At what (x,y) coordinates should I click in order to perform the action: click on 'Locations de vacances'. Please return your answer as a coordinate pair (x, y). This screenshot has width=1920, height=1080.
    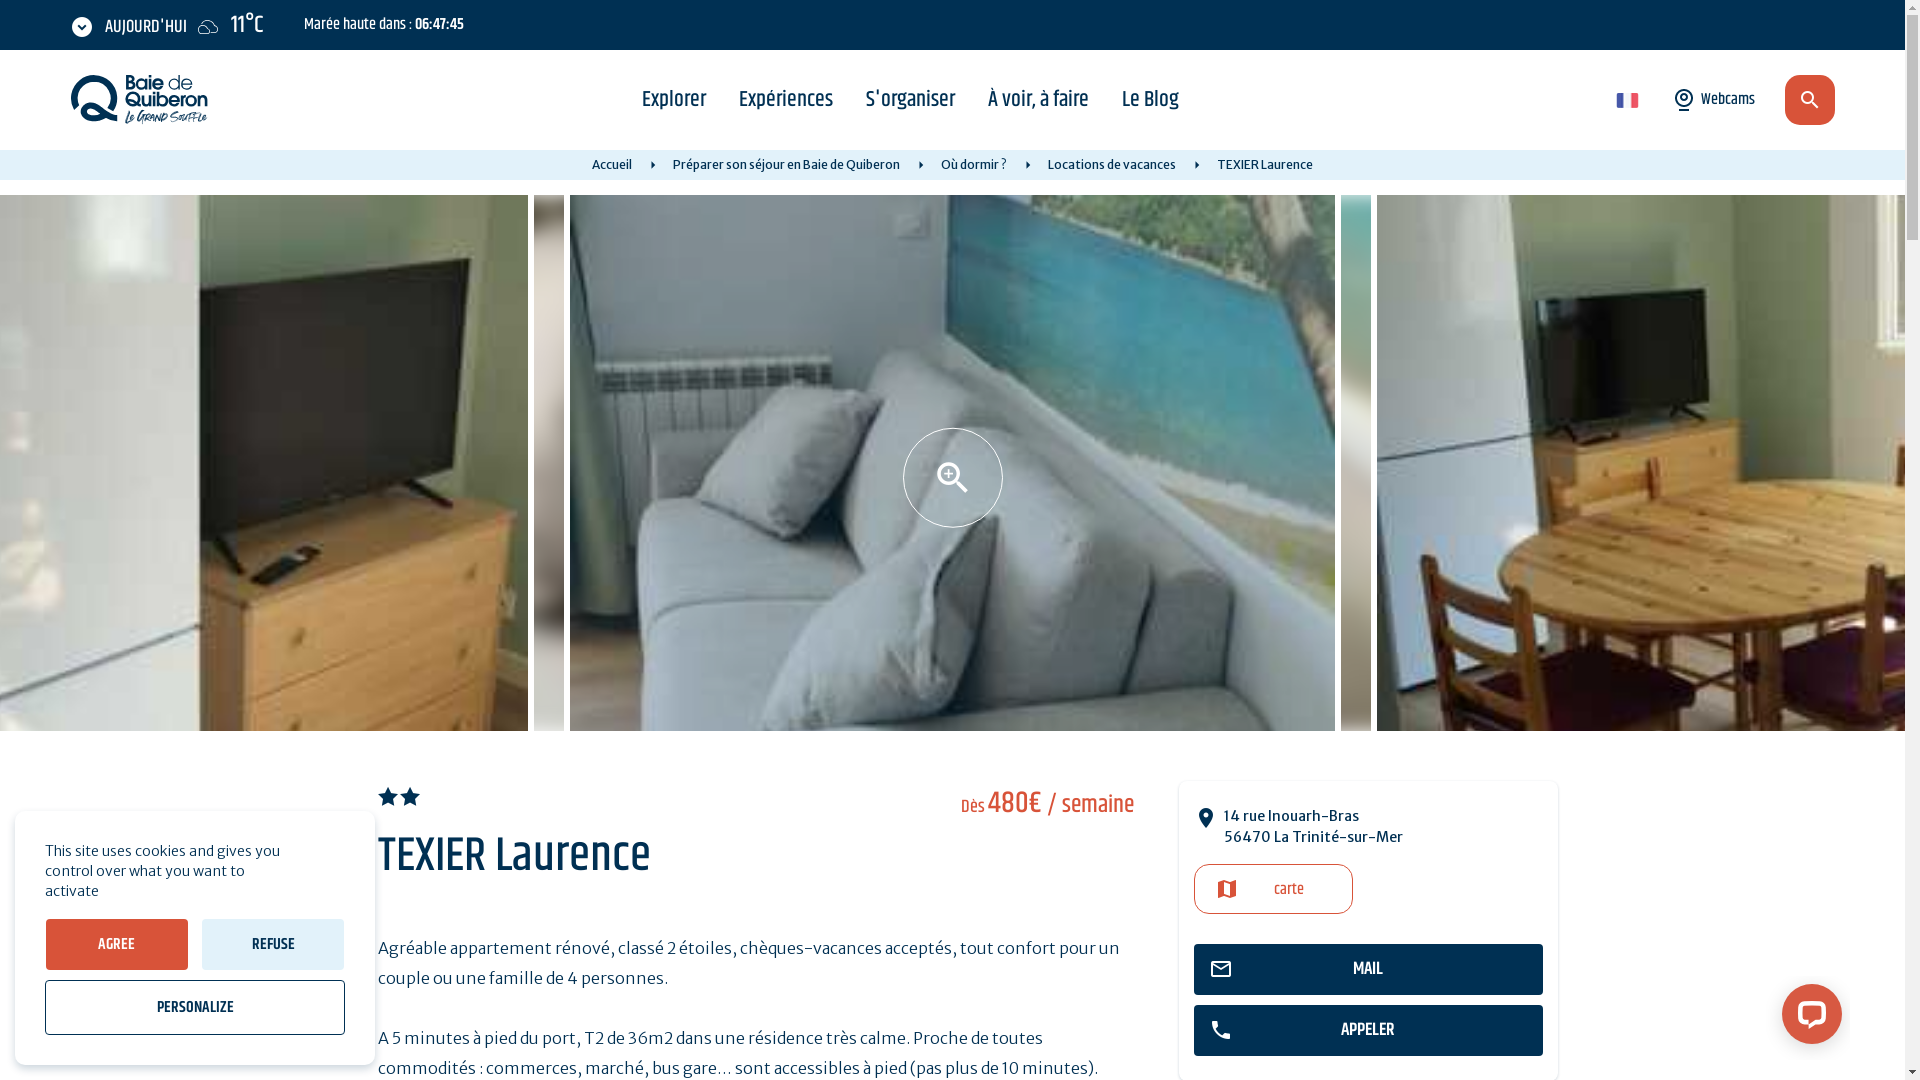
    Looking at the image, I should click on (1111, 163).